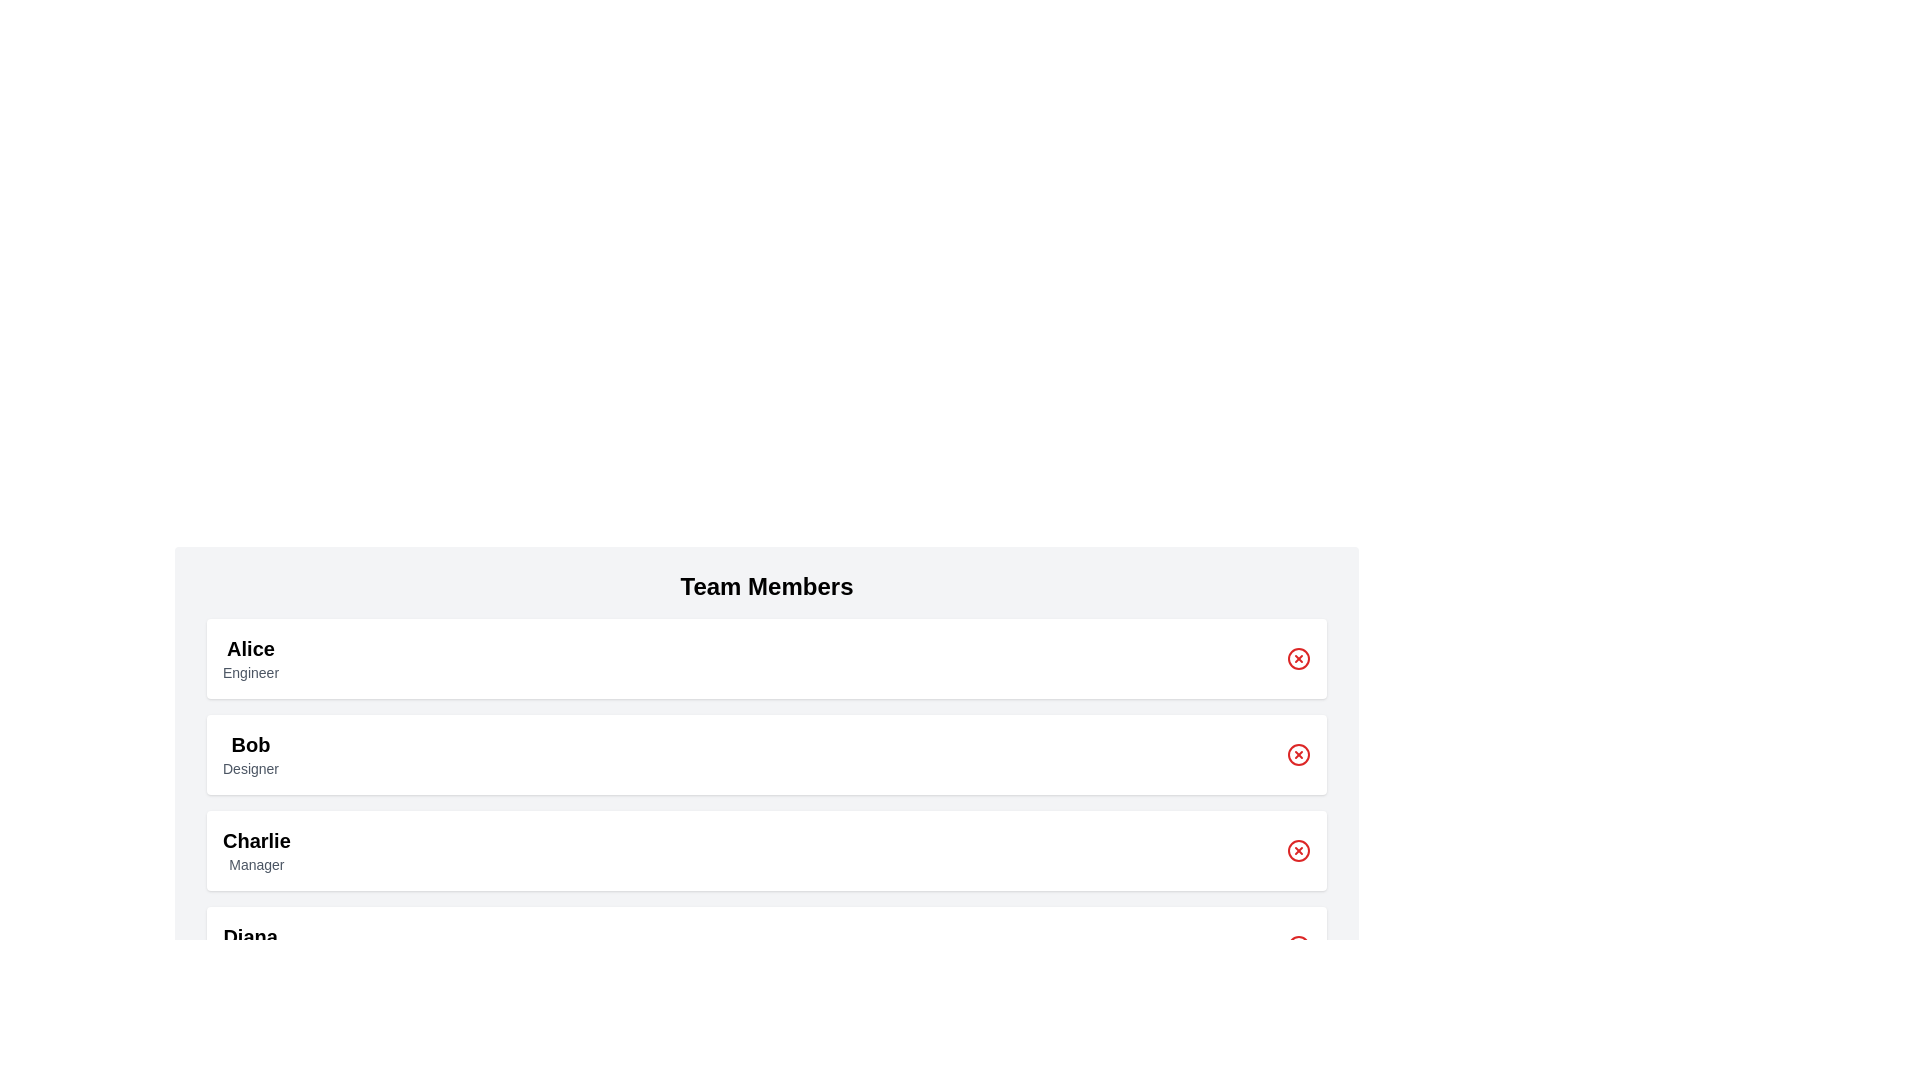 This screenshot has width=1920, height=1080. What do you see at coordinates (1299, 851) in the screenshot?
I see `the delete button located in the fourth row of the 'Team Members' list, positioned on the far right side of the row` at bounding box center [1299, 851].